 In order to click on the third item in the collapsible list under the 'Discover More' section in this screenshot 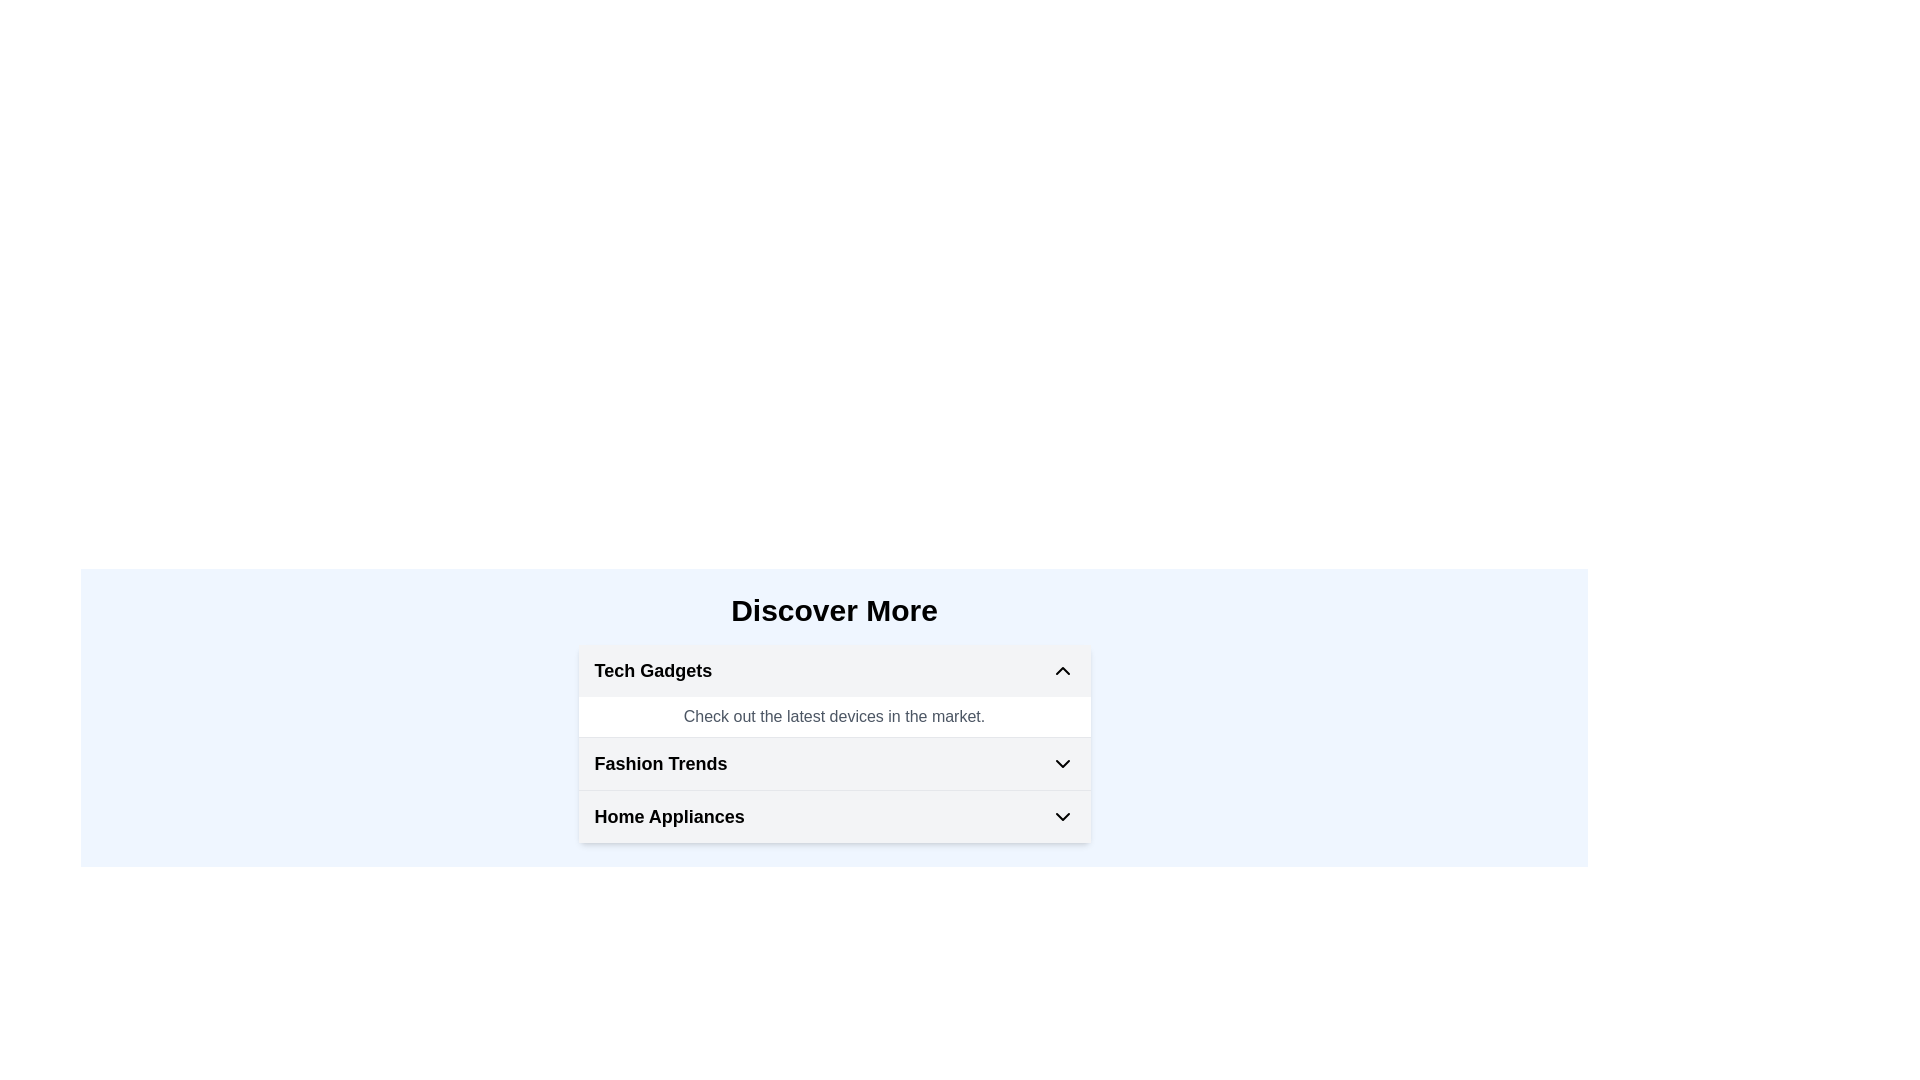, I will do `click(834, 817)`.